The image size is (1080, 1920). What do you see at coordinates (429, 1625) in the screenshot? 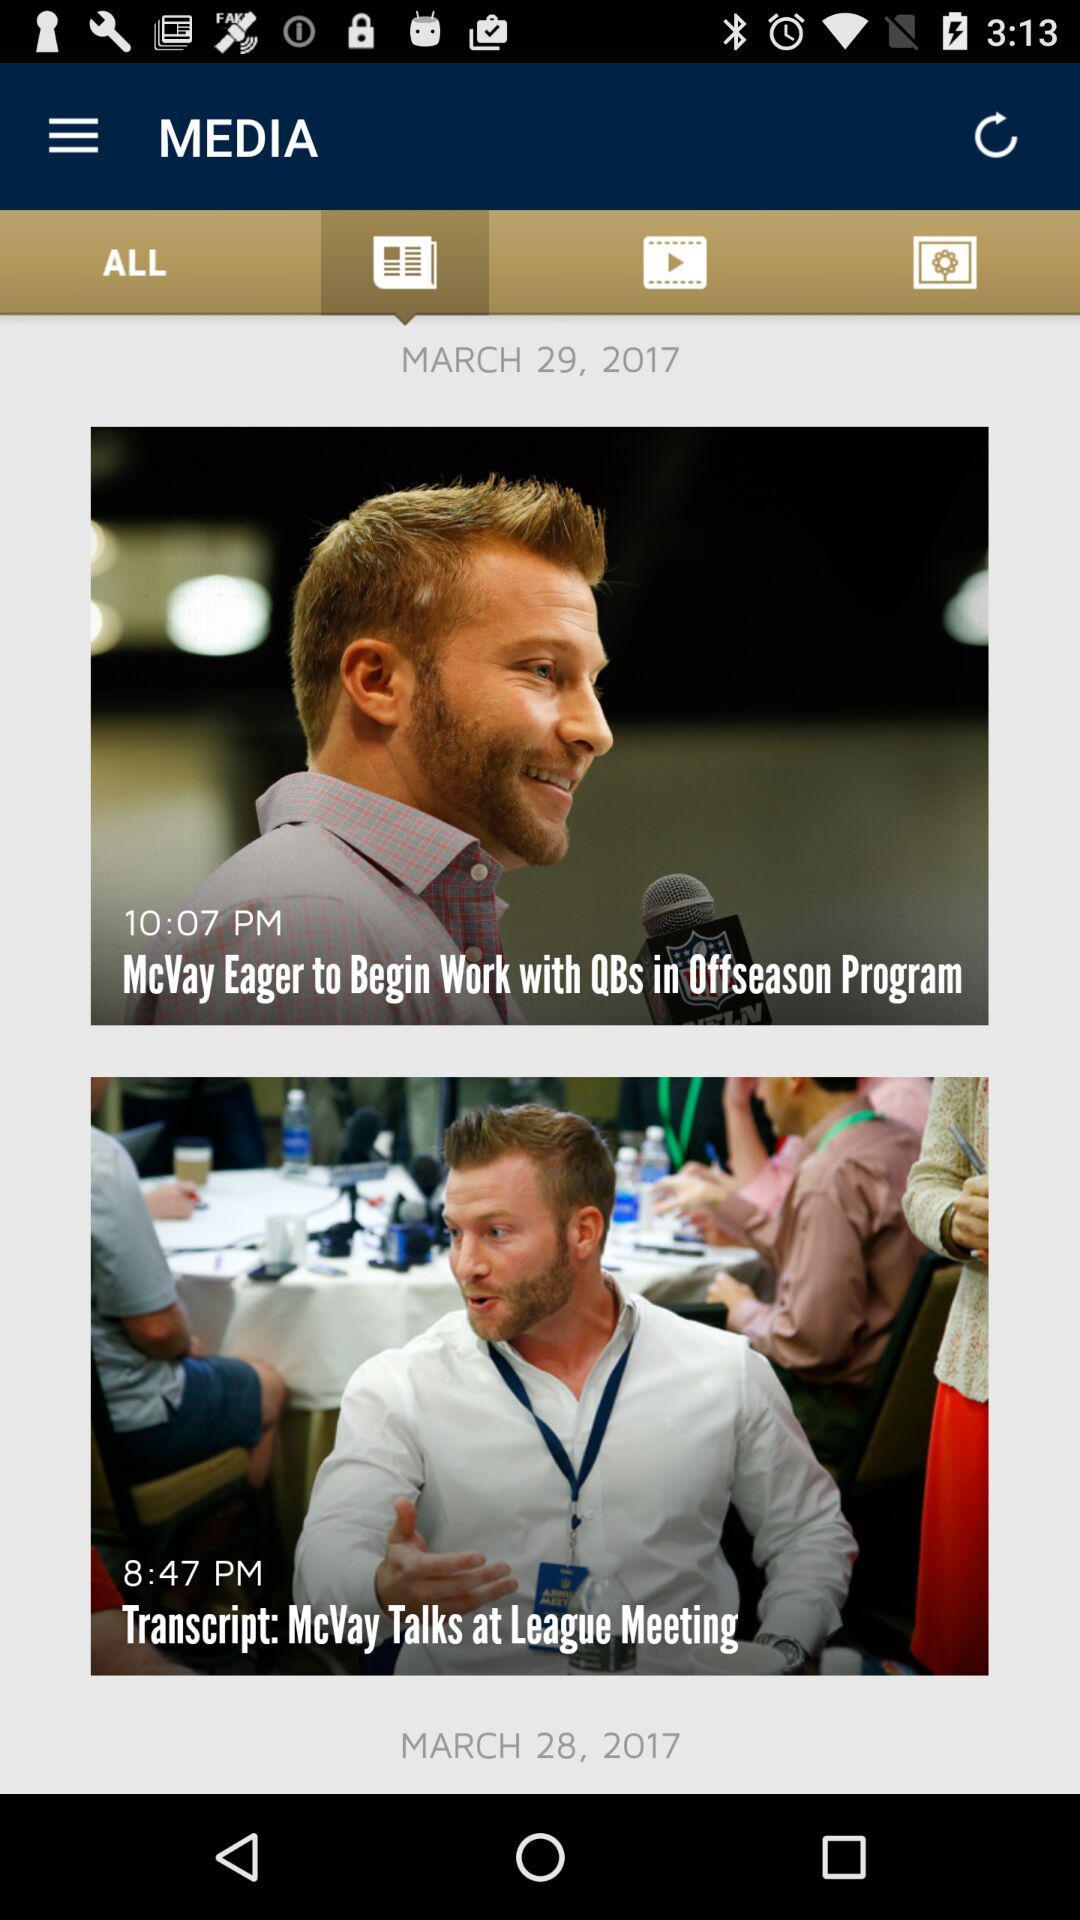
I see `transcript mcvay talks icon` at bounding box center [429, 1625].